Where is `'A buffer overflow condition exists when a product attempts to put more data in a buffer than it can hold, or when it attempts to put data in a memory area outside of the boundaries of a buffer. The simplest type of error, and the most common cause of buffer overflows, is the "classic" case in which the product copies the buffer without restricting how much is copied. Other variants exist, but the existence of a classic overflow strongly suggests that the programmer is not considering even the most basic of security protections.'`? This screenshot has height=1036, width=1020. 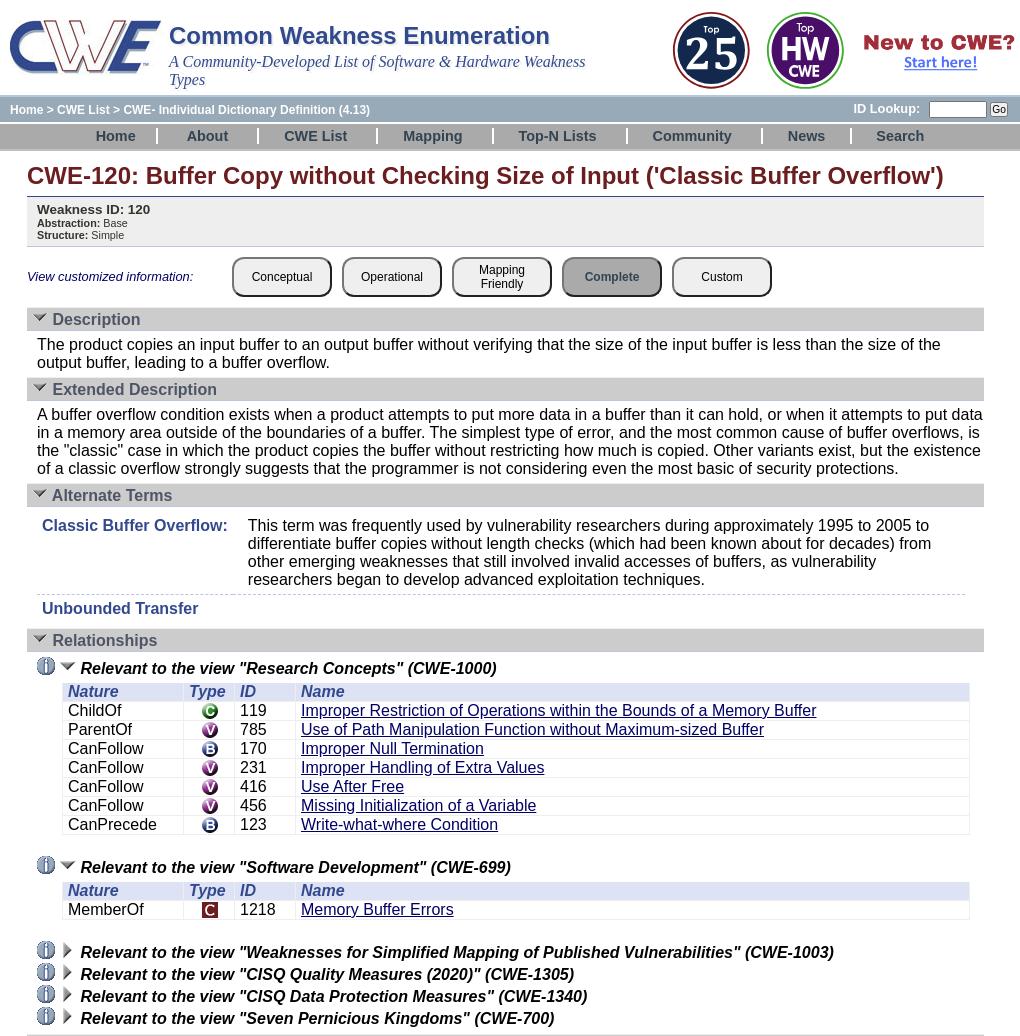 'A buffer overflow condition exists when a product attempts to put more data in a buffer than it can hold, or when it attempts to put data in a memory area outside of the boundaries of a buffer. The simplest type of error, and the most common cause of buffer overflows, is the "classic" case in which the product copies the buffer without restricting how much is copied. Other variants exist, but the existence of a classic overflow strongly suggests that the programmer is not considering even the most basic of security protections.' is located at coordinates (36, 441).